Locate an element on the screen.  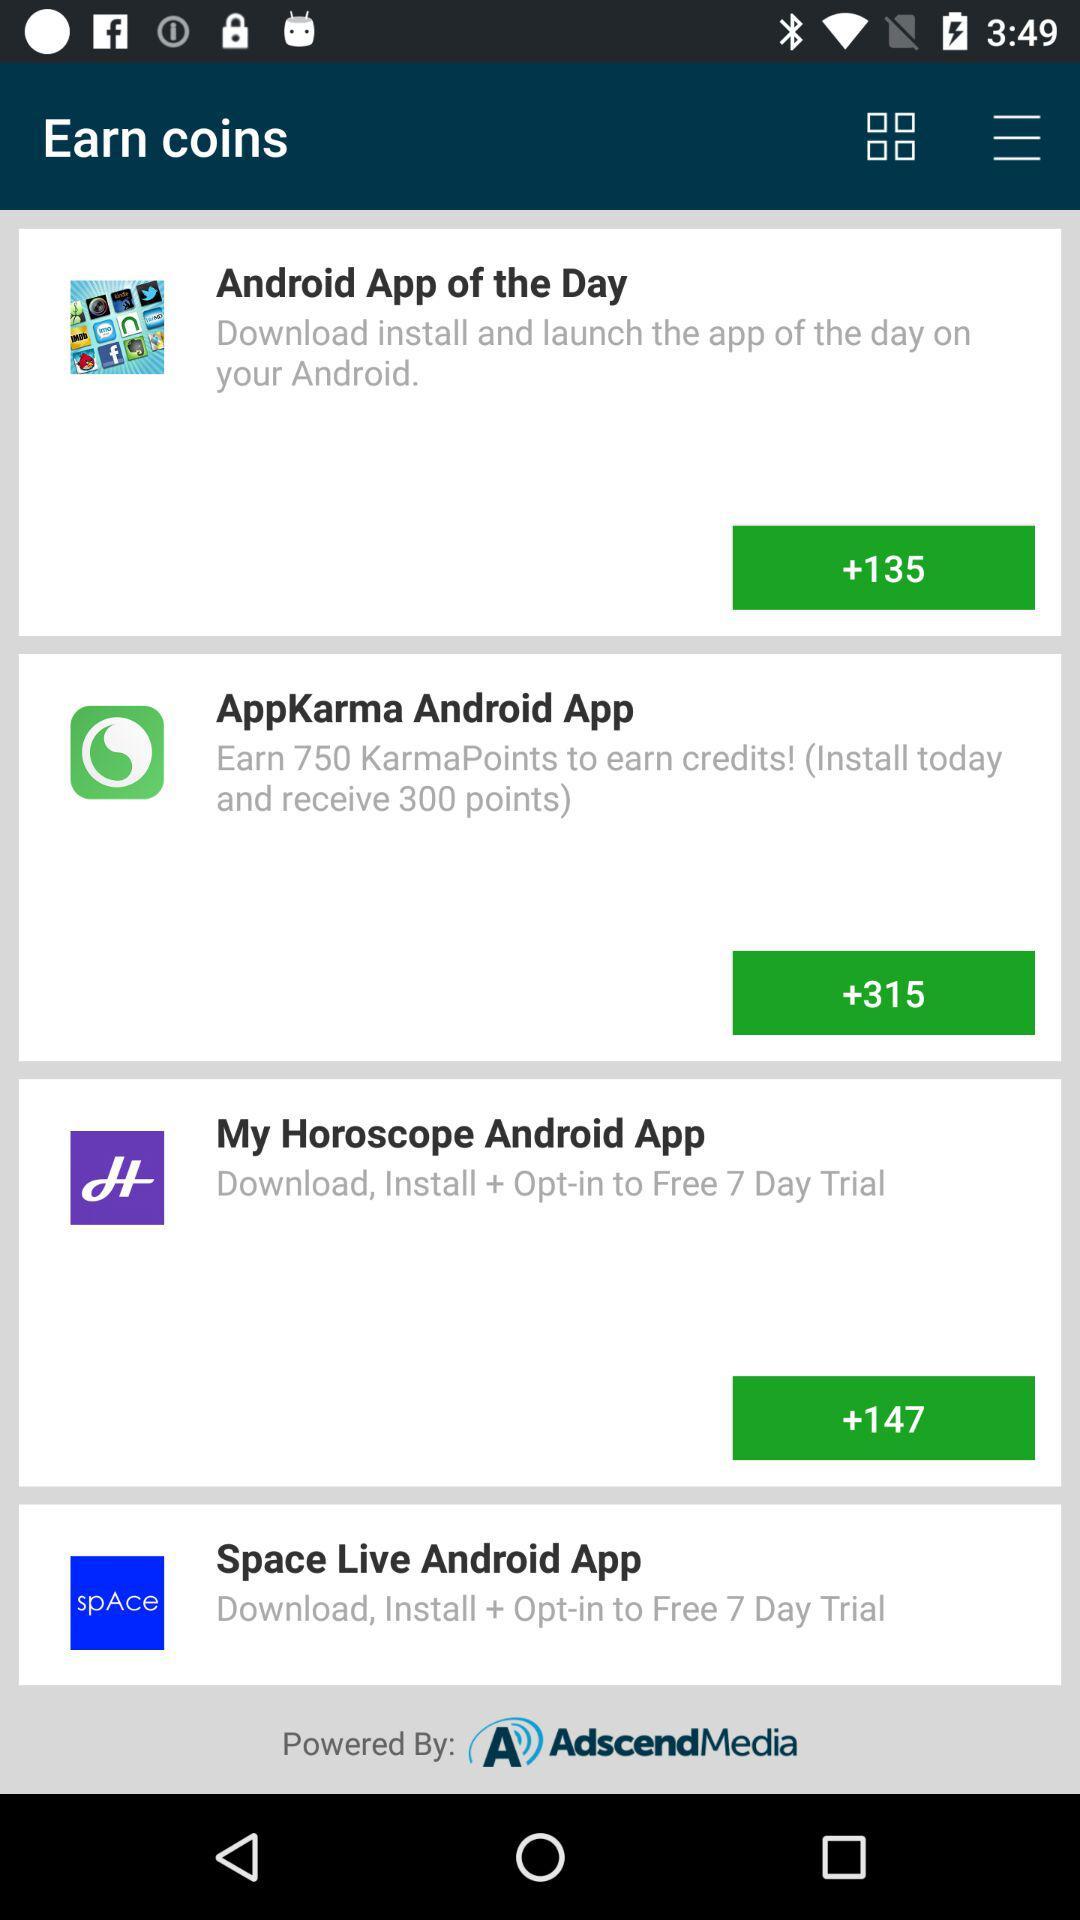
the +315 item is located at coordinates (882, 993).